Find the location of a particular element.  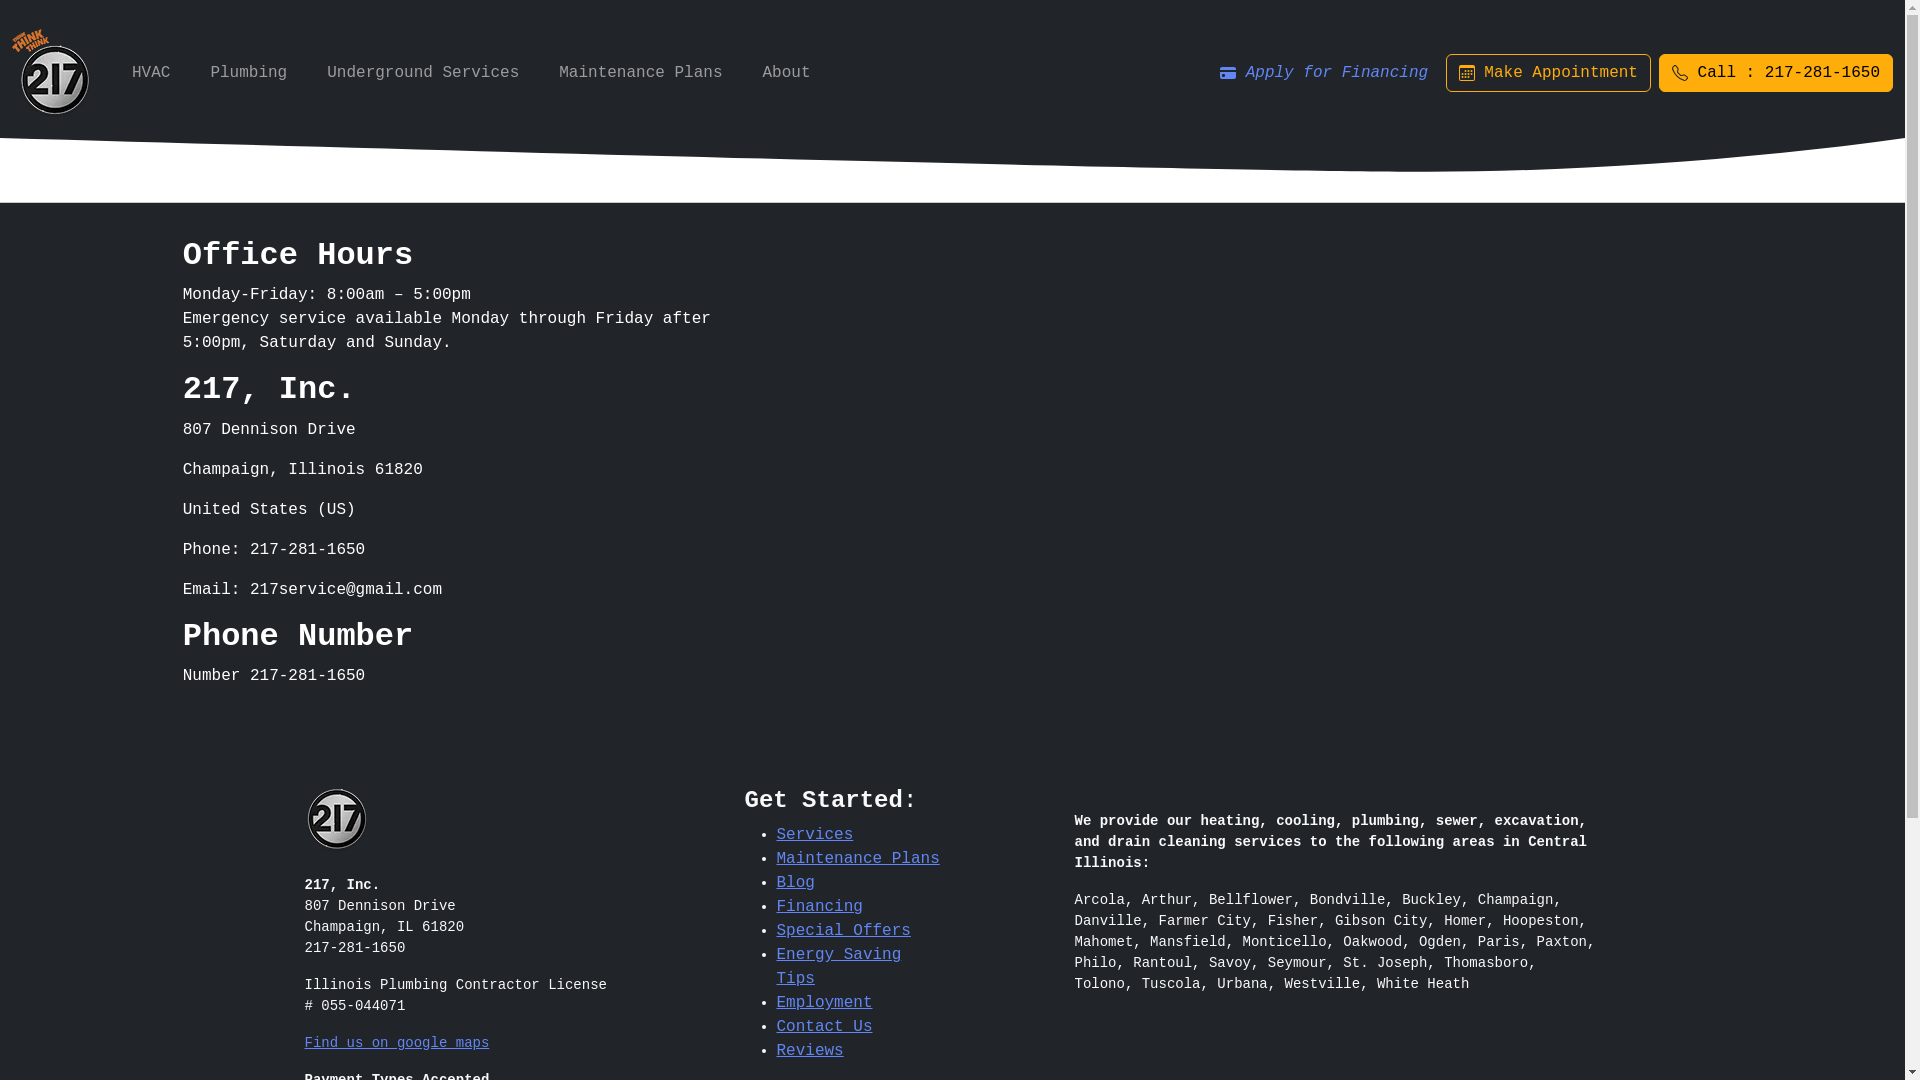

'Maintenance Plans' is located at coordinates (640, 72).